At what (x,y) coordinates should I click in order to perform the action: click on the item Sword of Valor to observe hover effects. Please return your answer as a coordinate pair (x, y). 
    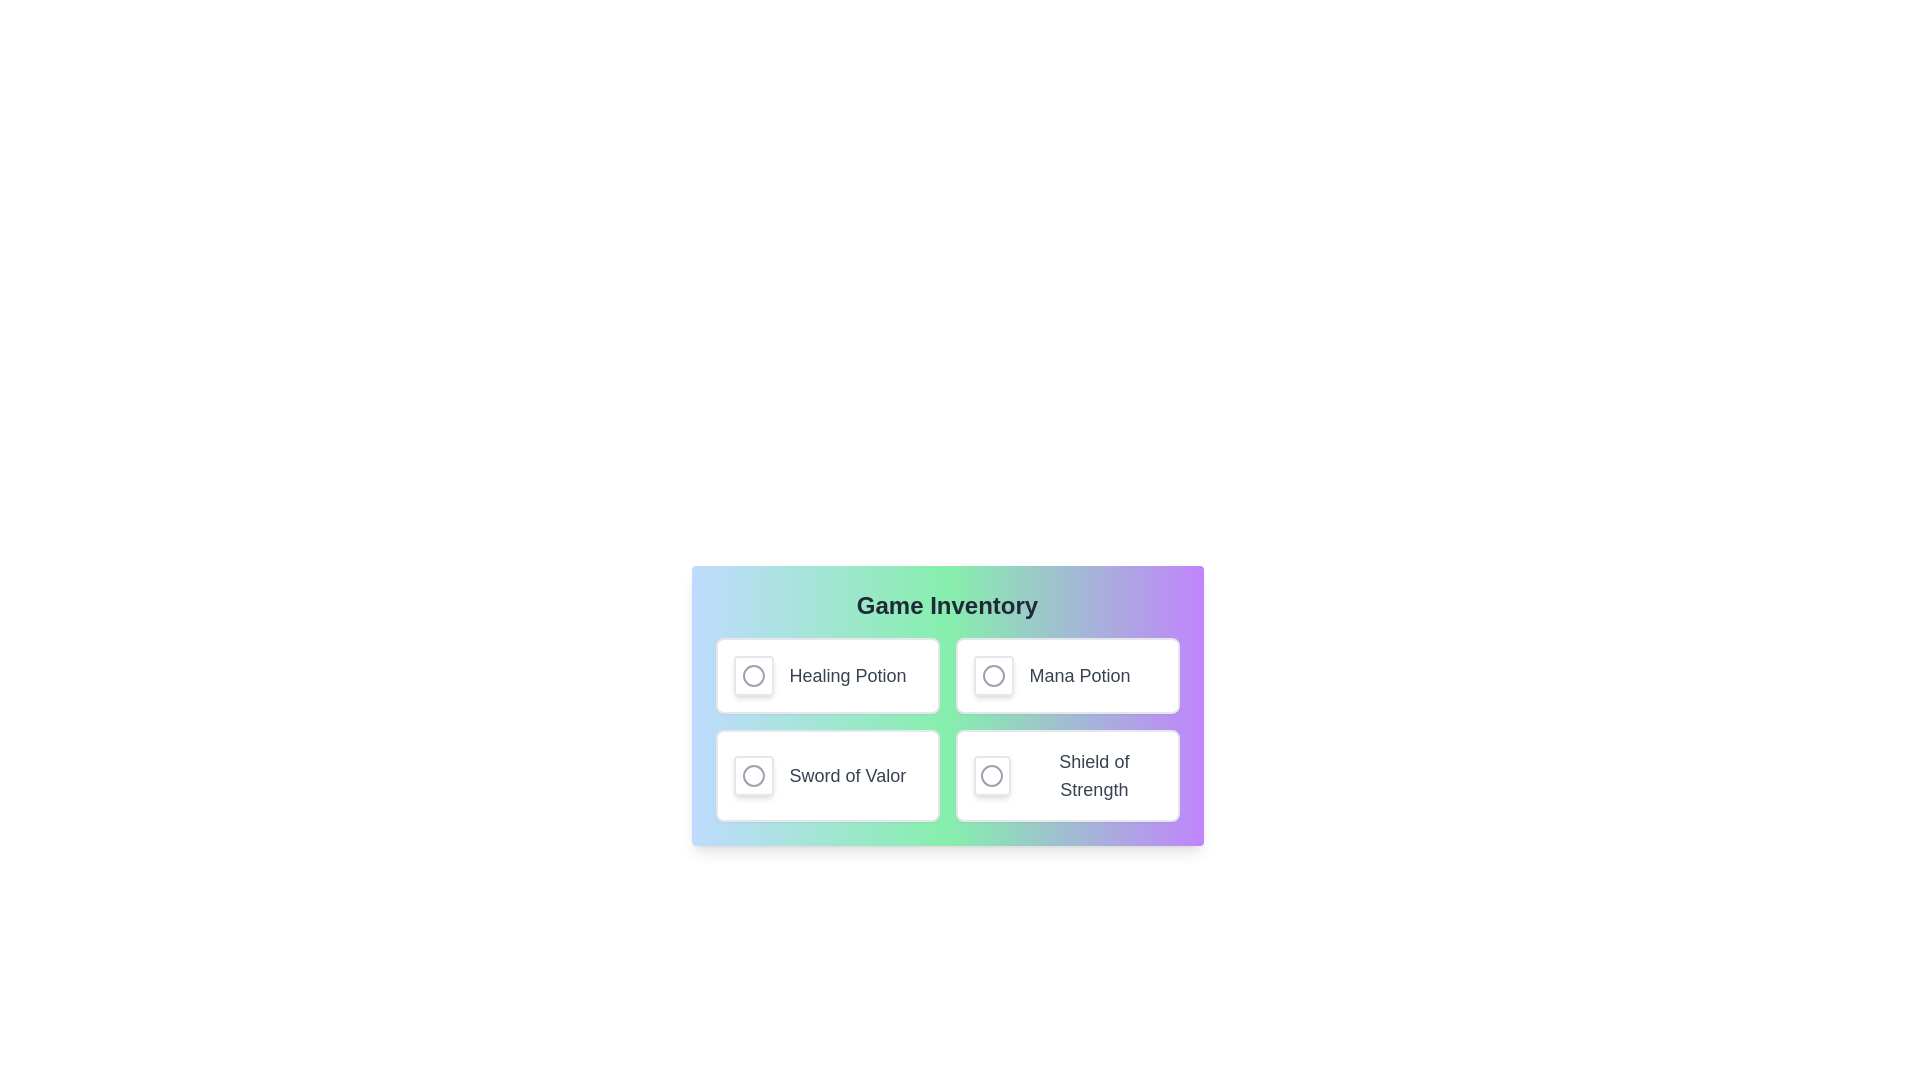
    Looking at the image, I should click on (827, 774).